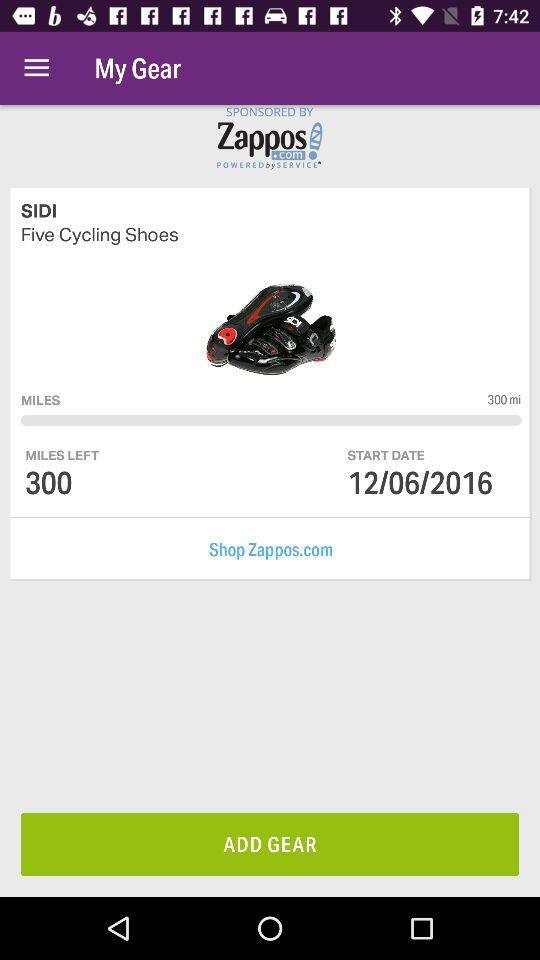 The image size is (540, 960). I want to click on sidi icon, so click(270, 210).